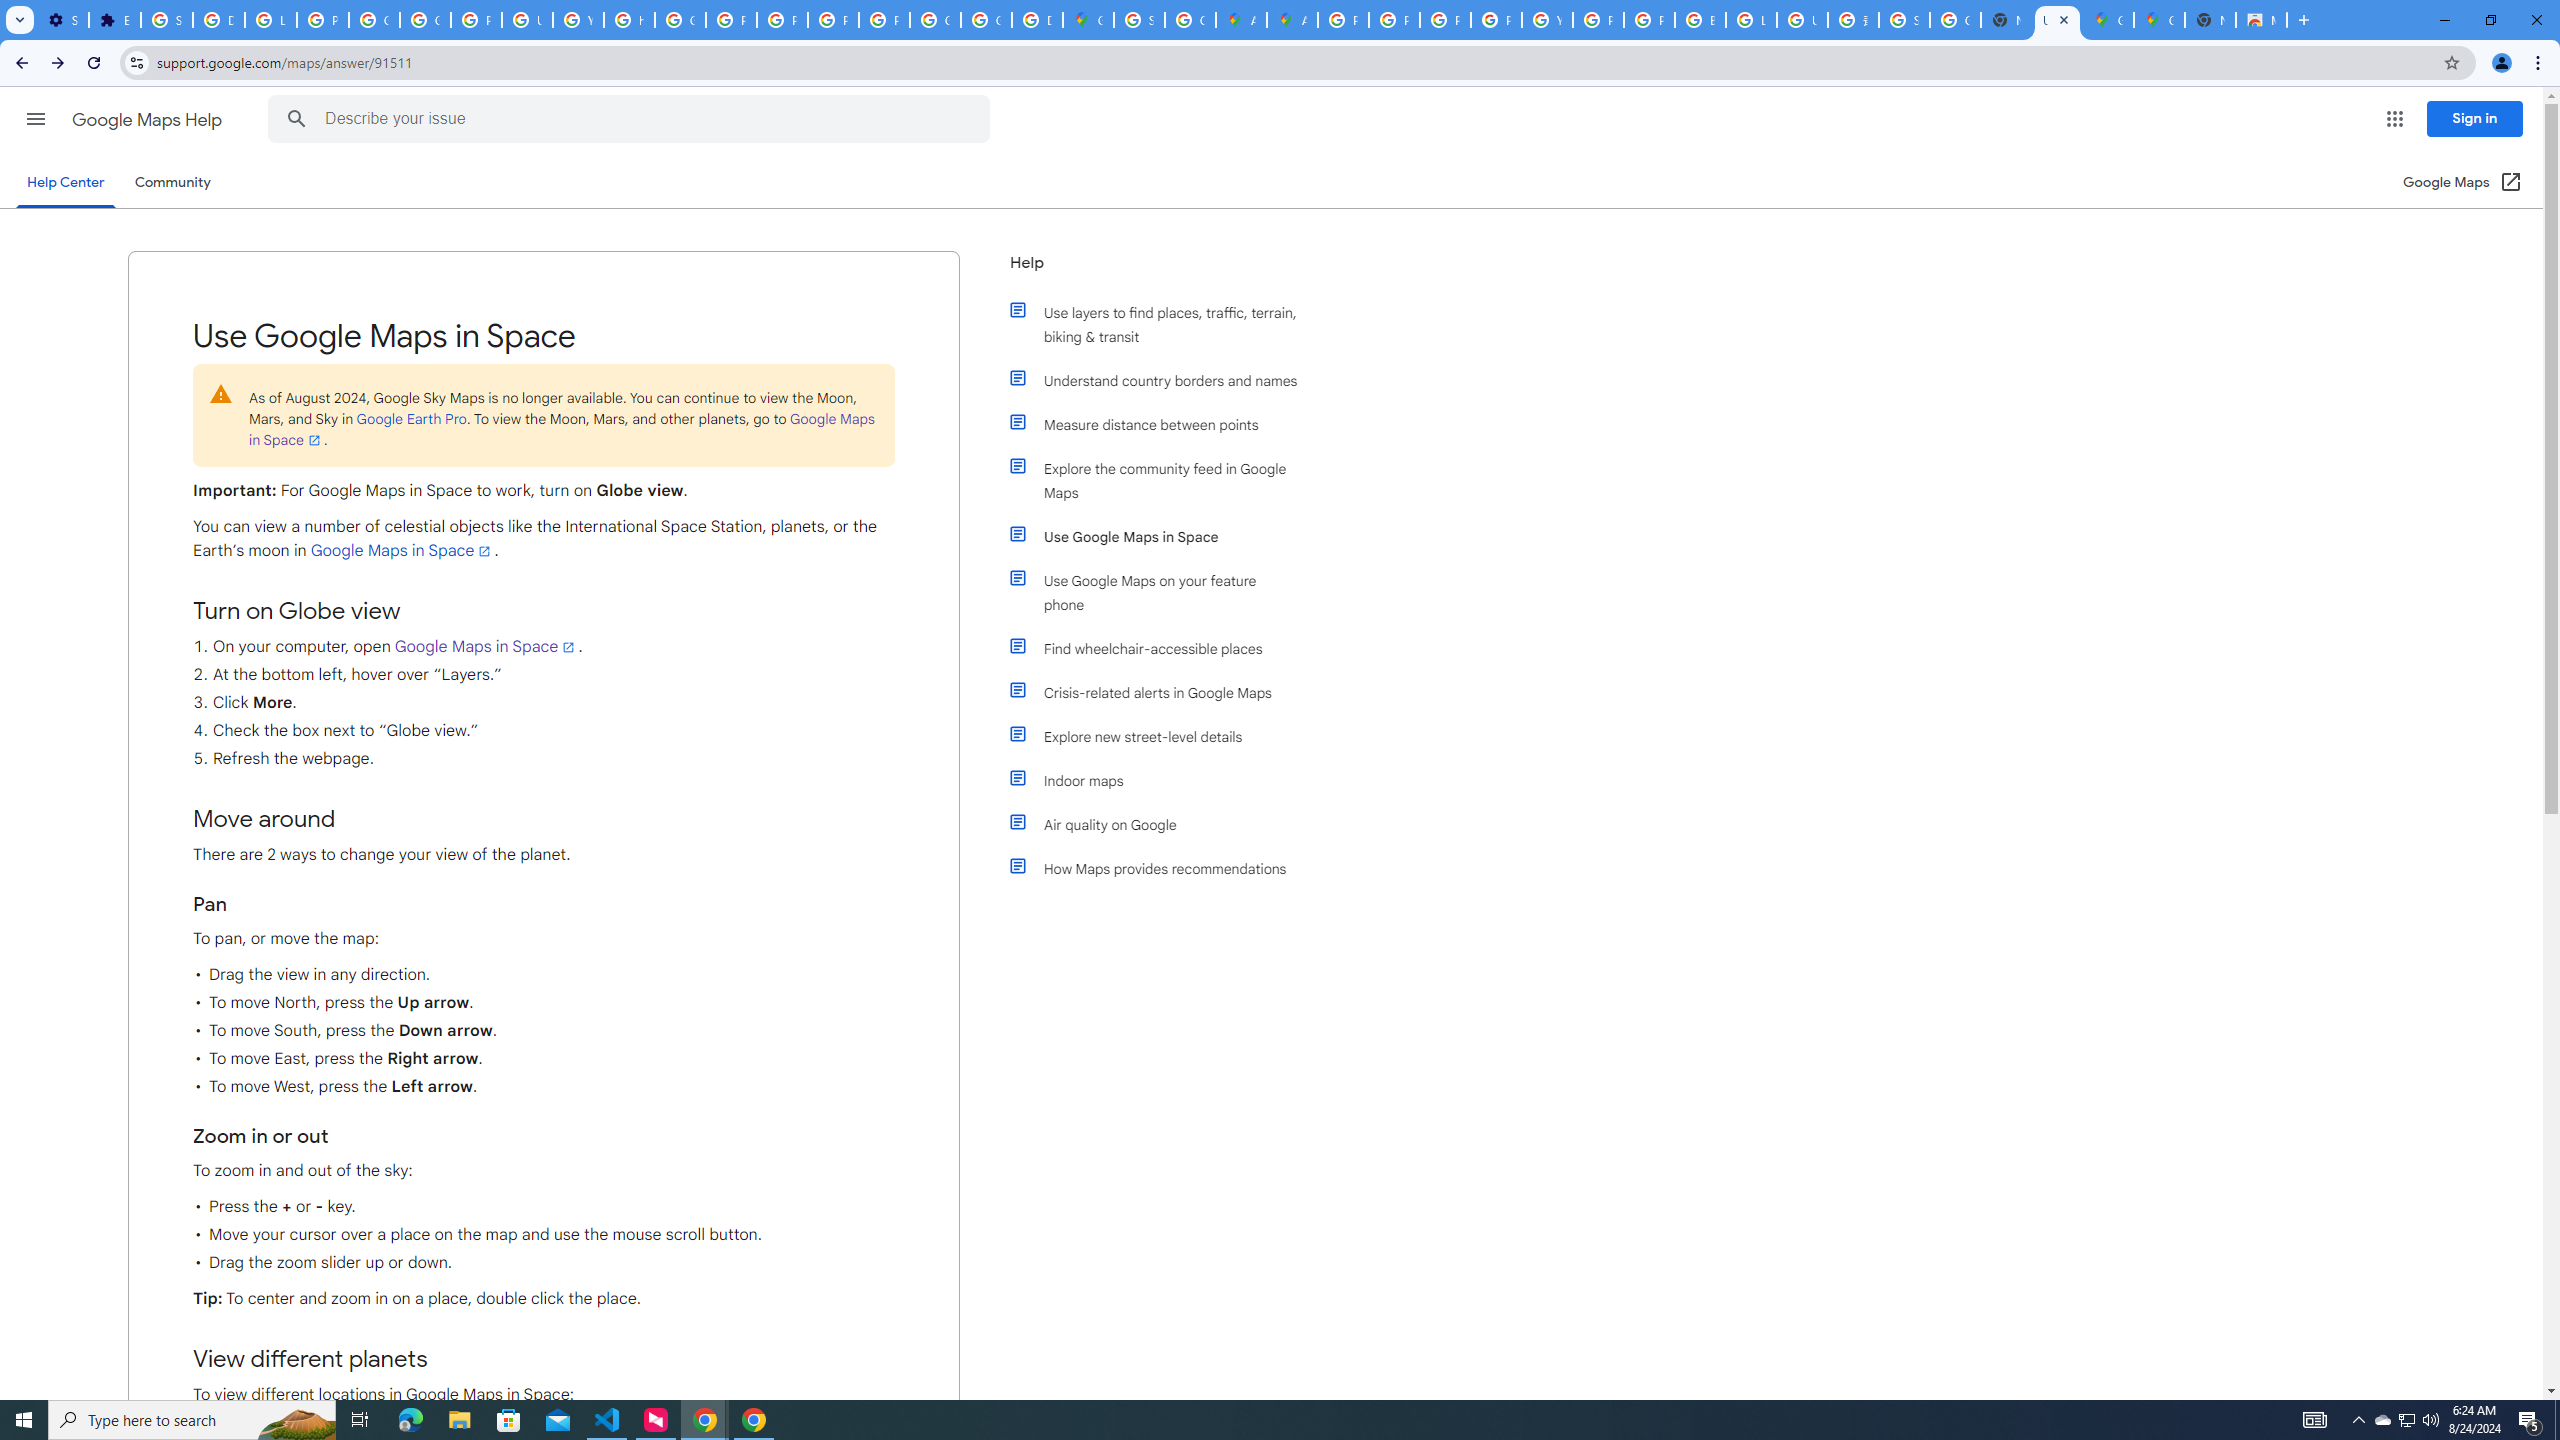 The width and height of the screenshot is (2560, 1440). Describe the element at coordinates (1162, 536) in the screenshot. I see `'Use Google Maps in Space'` at that location.